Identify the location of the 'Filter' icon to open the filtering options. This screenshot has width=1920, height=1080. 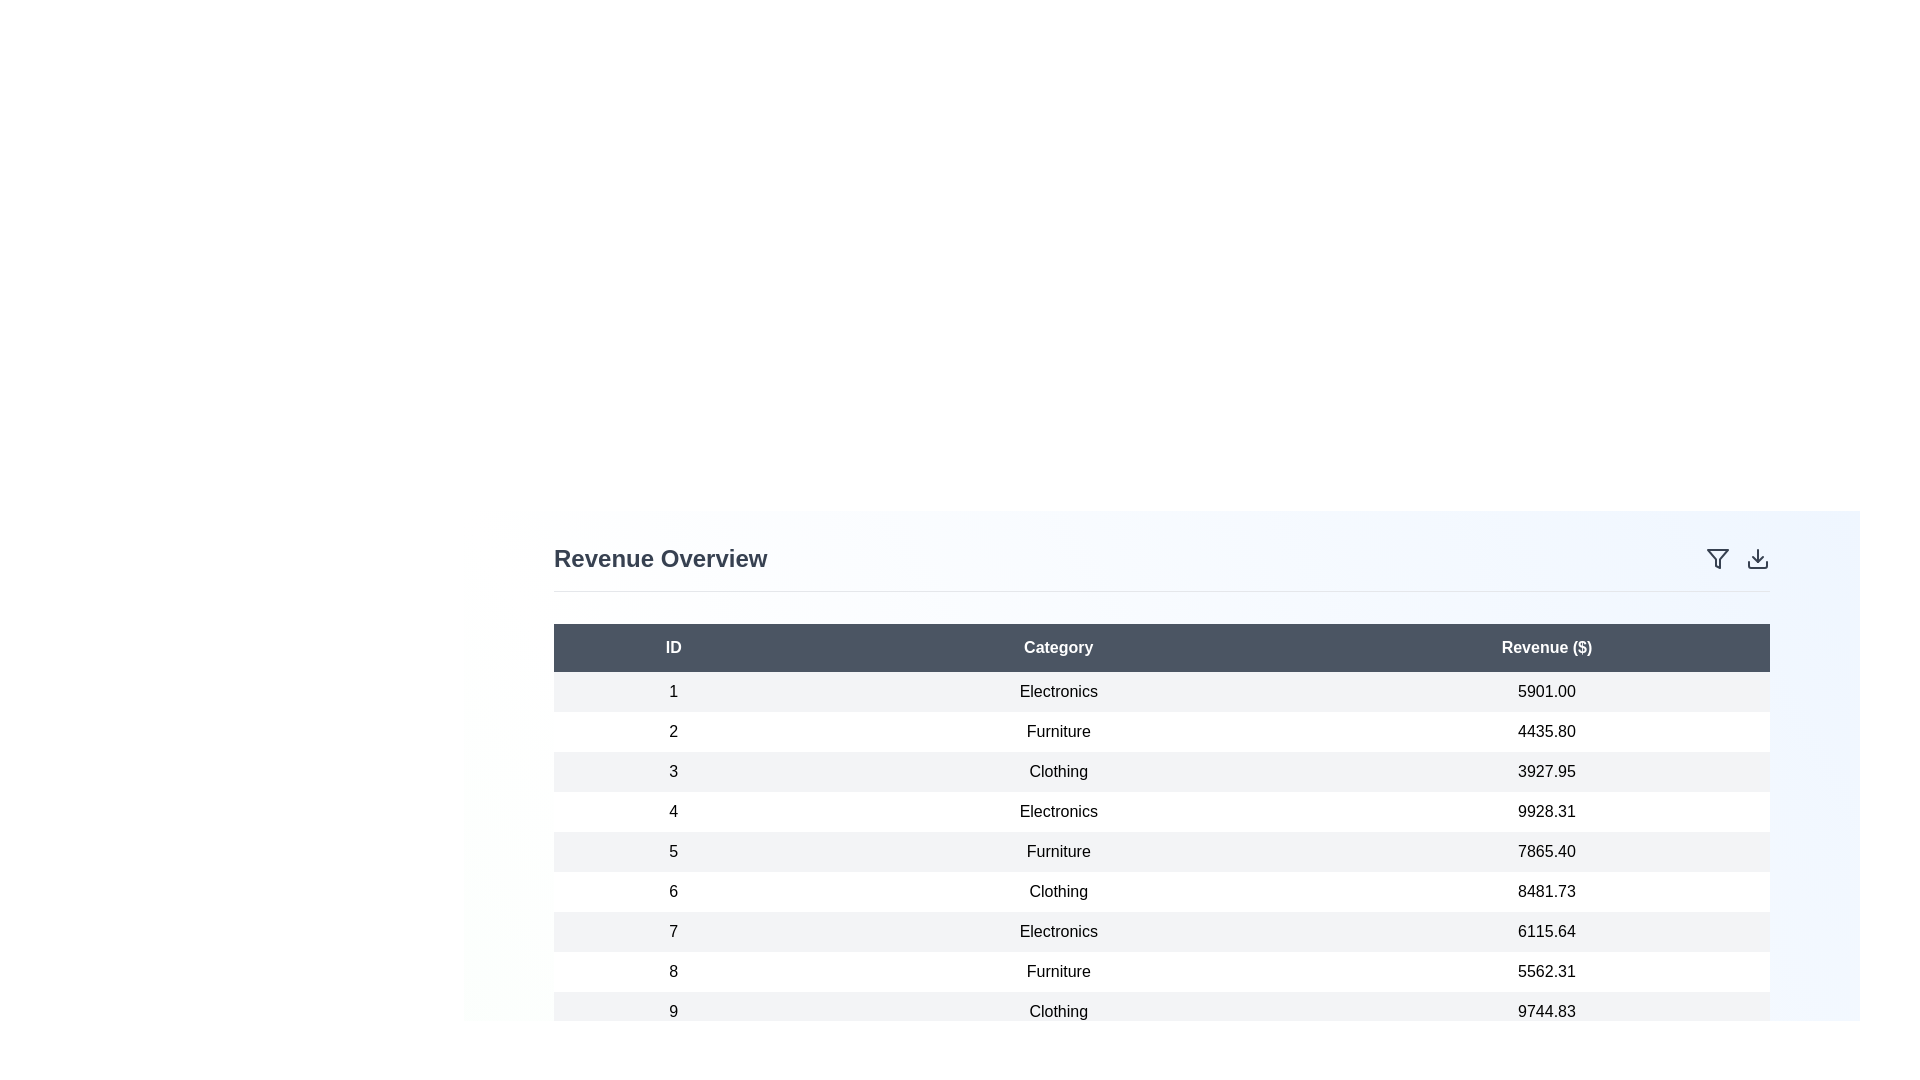
(1717, 559).